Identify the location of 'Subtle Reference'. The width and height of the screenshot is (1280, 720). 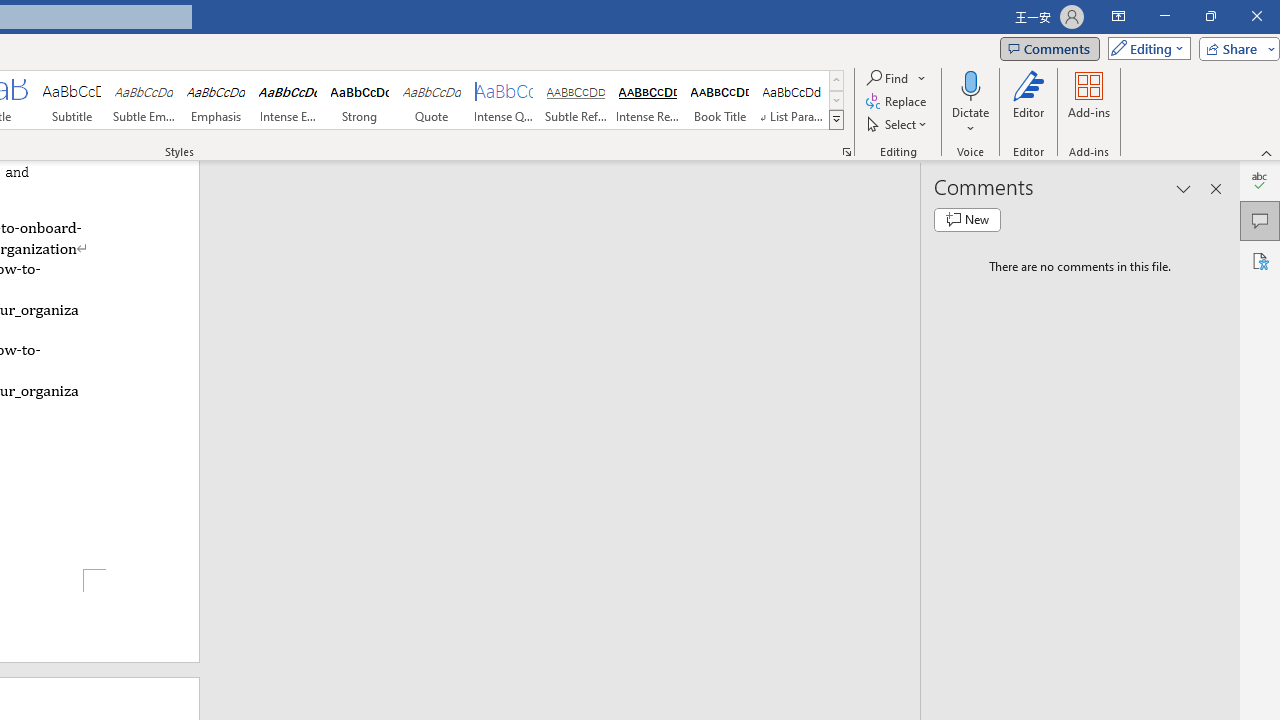
(575, 100).